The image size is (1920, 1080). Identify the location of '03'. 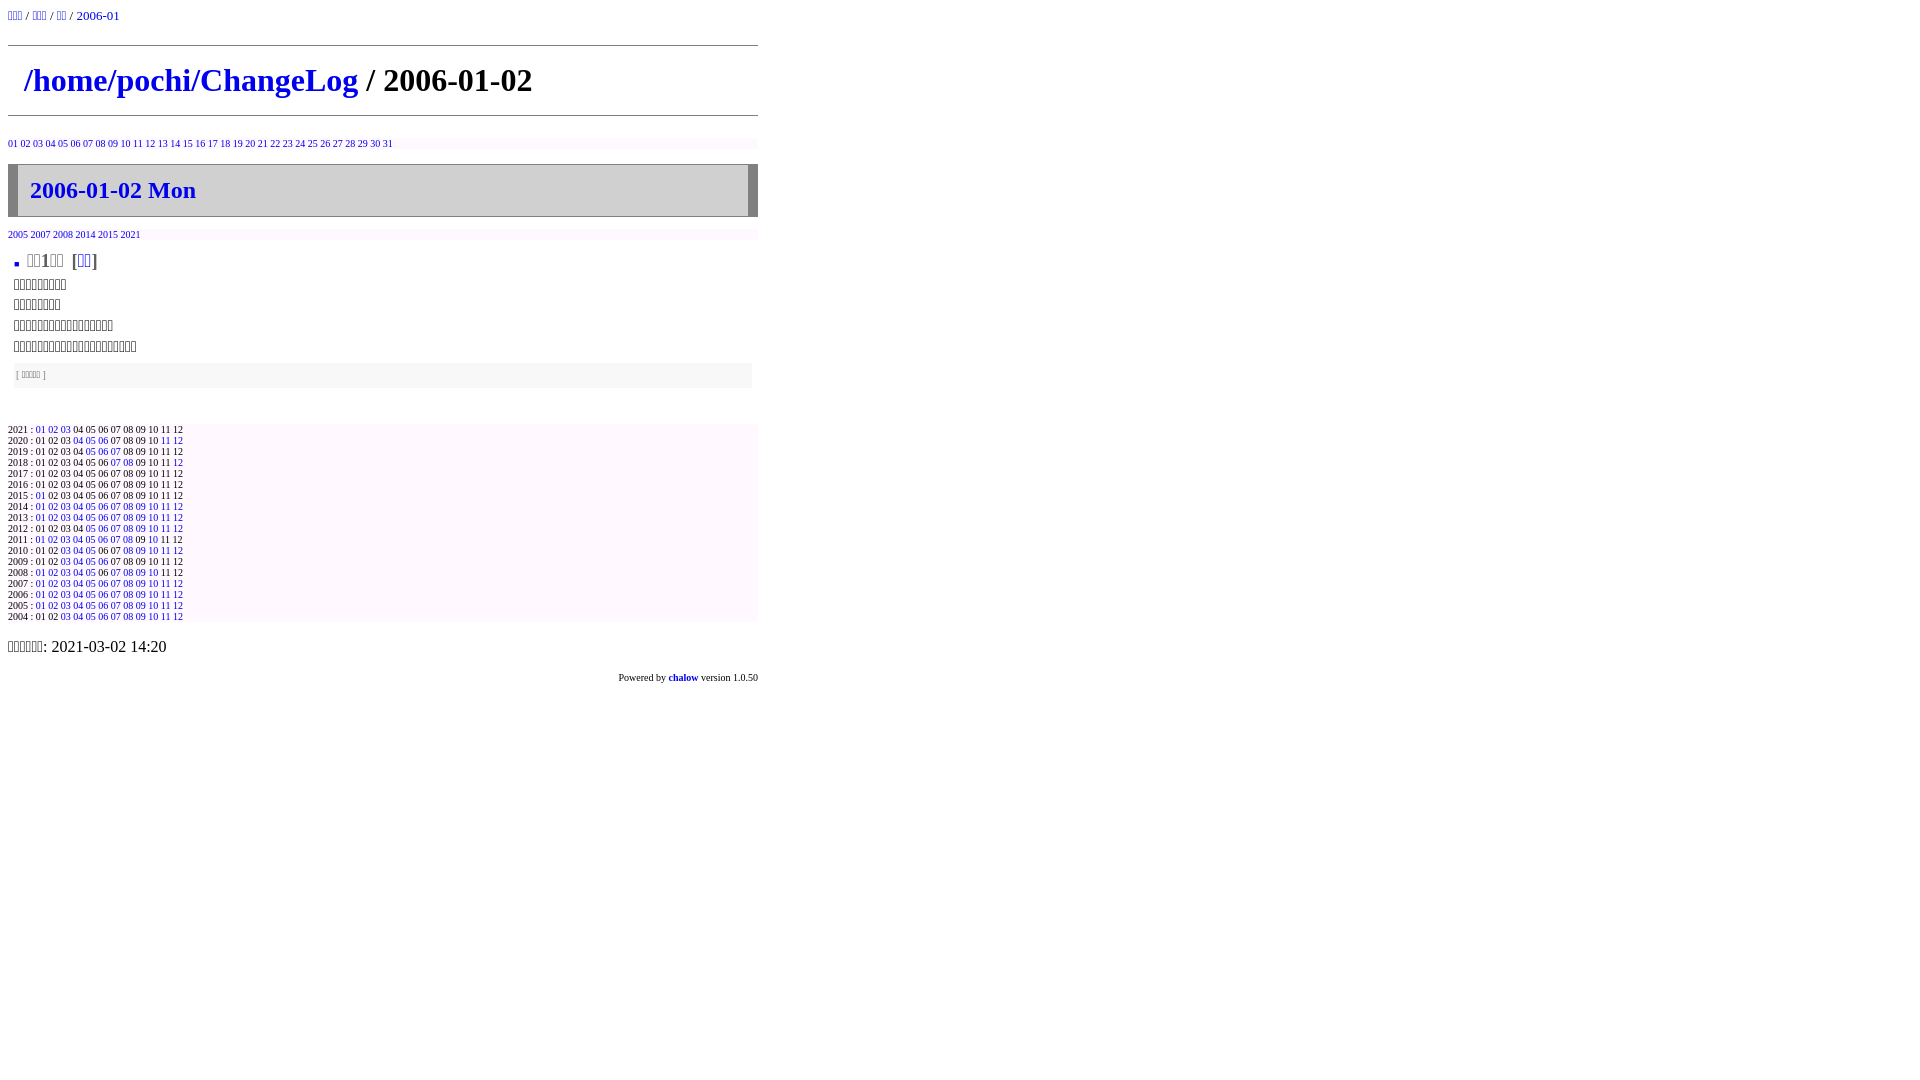
(66, 583).